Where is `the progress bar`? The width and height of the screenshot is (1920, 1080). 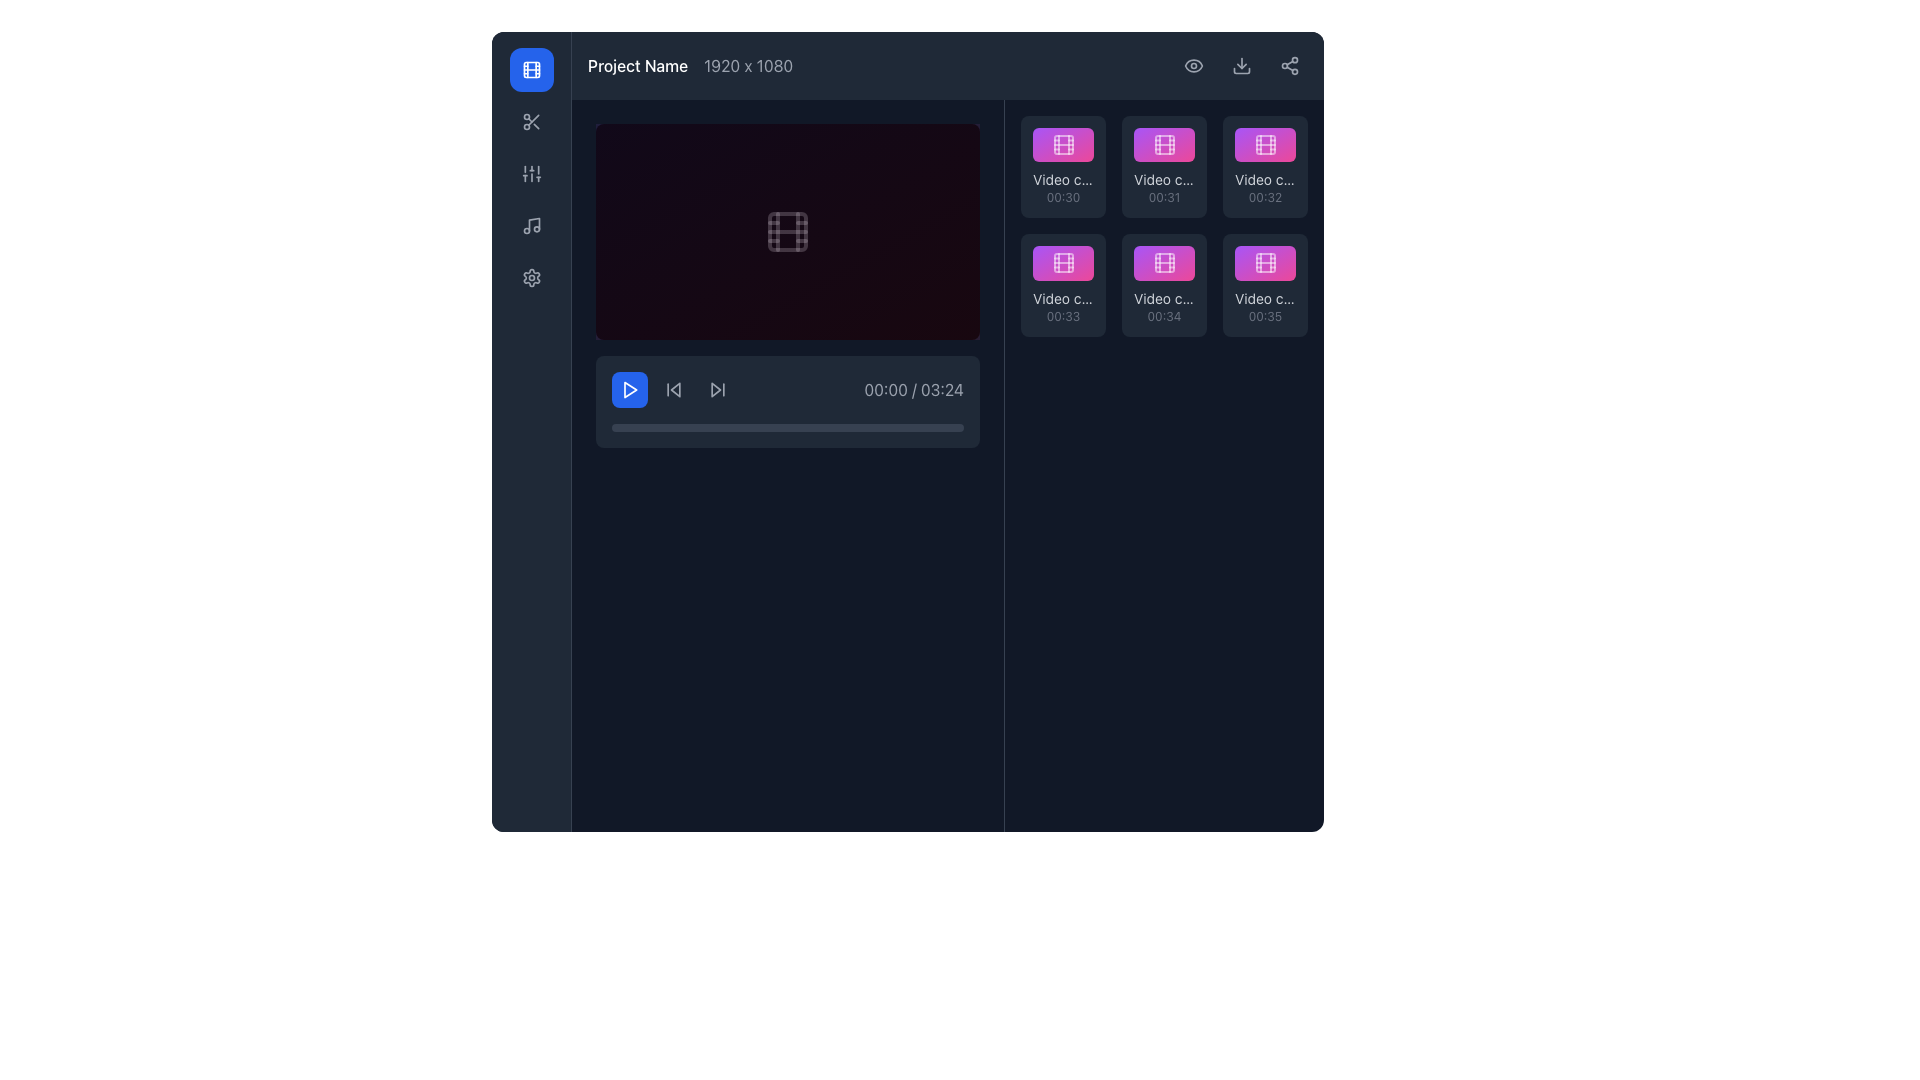
the progress bar is located at coordinates (830, 427).